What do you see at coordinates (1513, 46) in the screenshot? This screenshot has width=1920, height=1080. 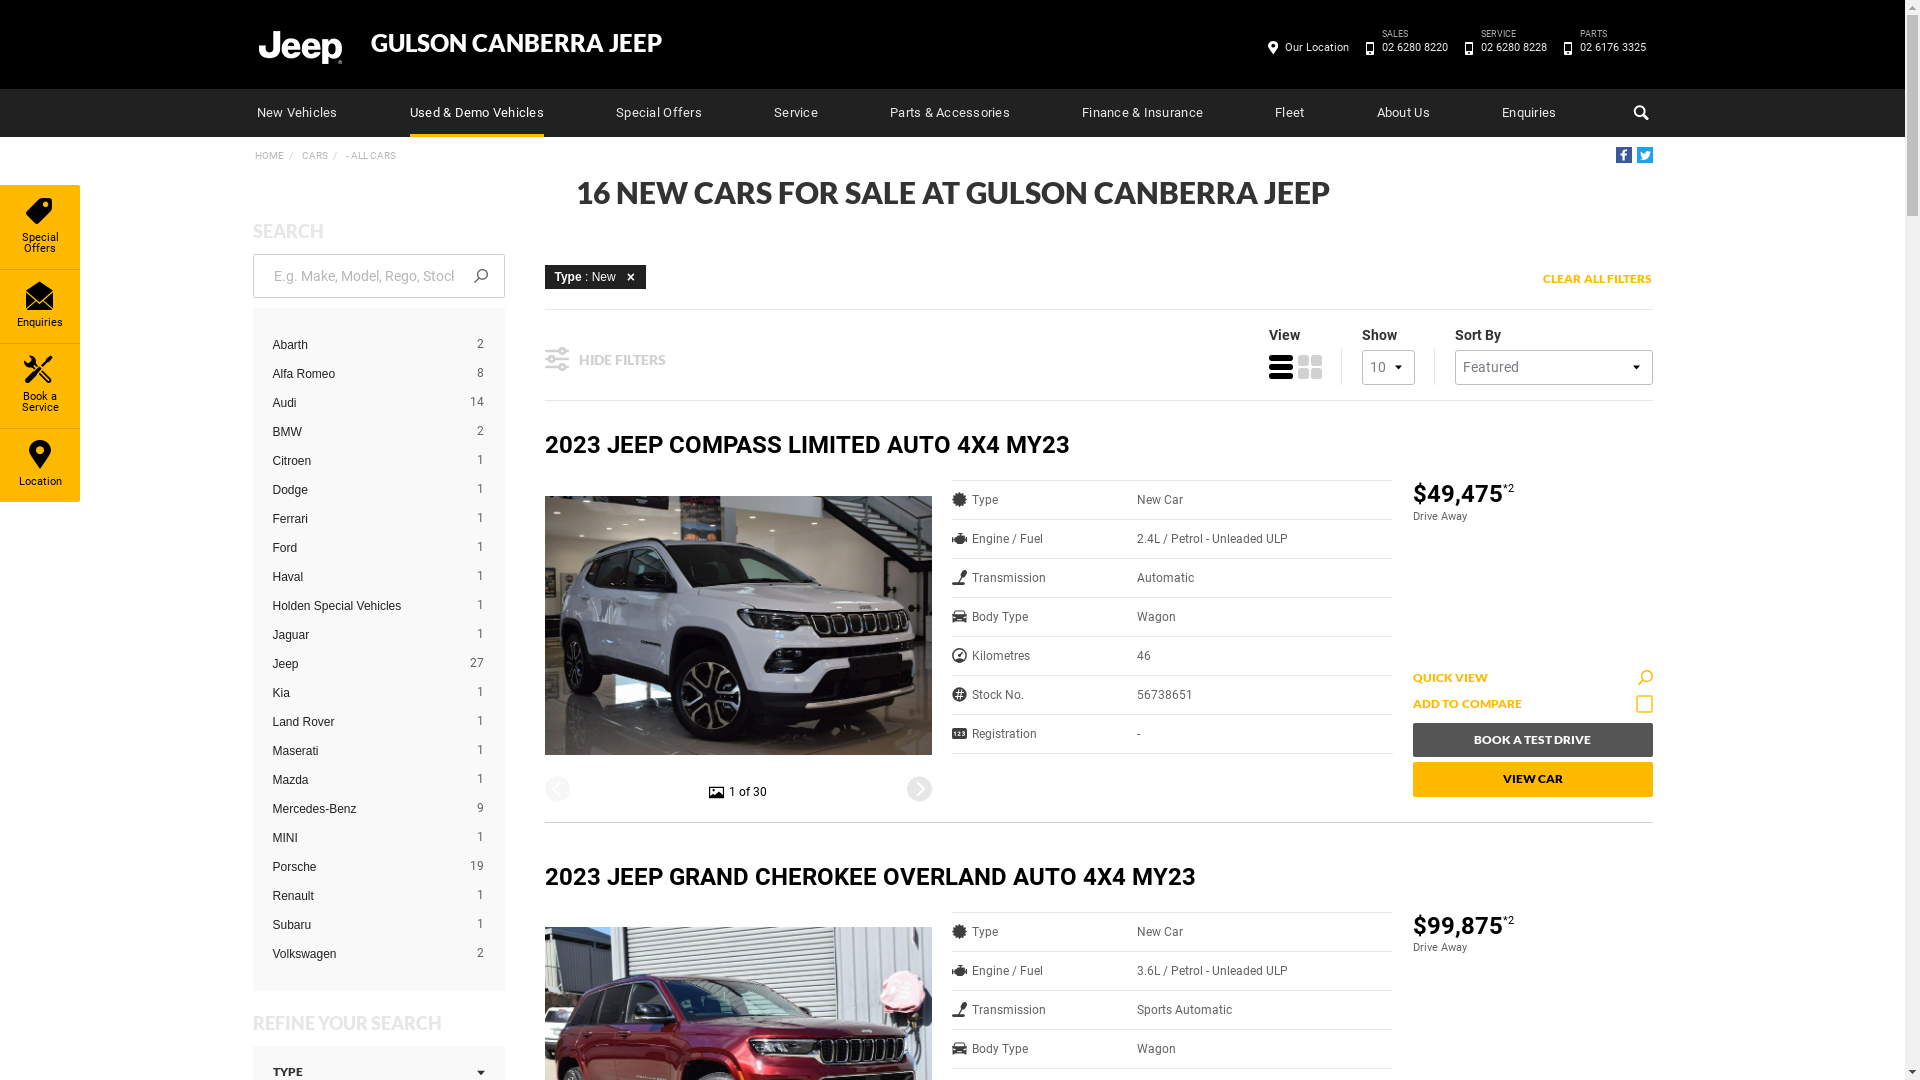 I see `'SERVICE` at bounding box center [1513, 46].